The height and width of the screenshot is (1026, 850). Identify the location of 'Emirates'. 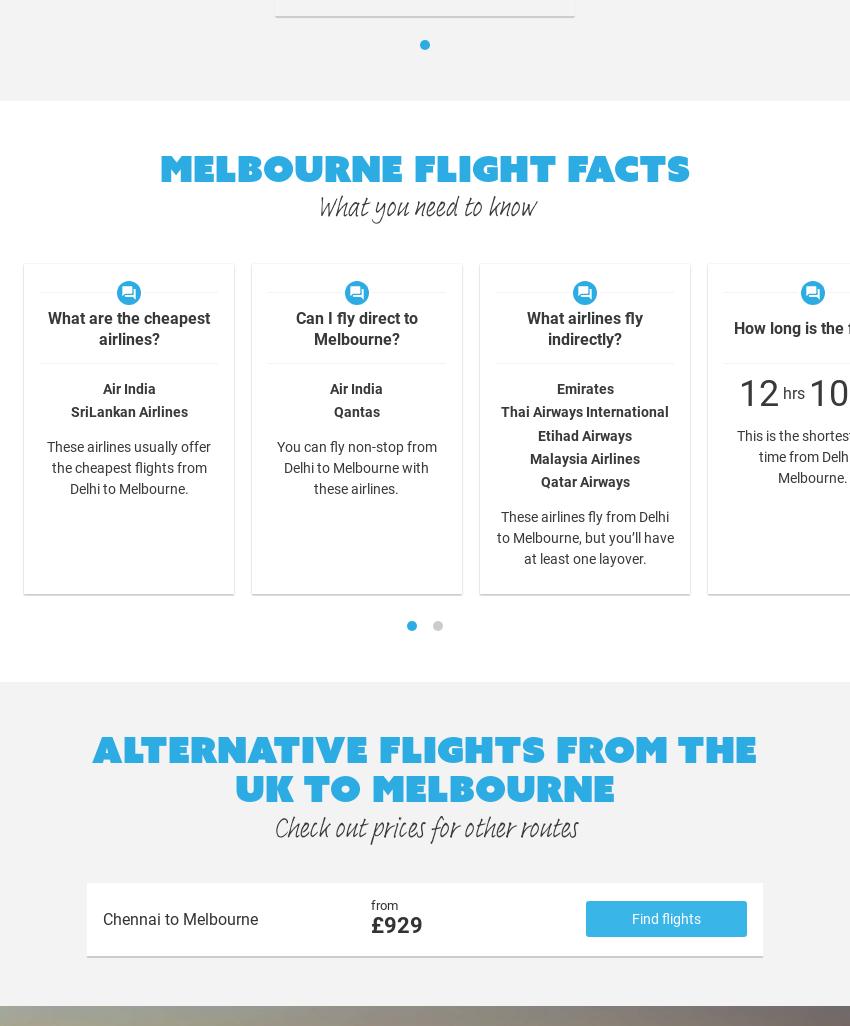
(584, 387).